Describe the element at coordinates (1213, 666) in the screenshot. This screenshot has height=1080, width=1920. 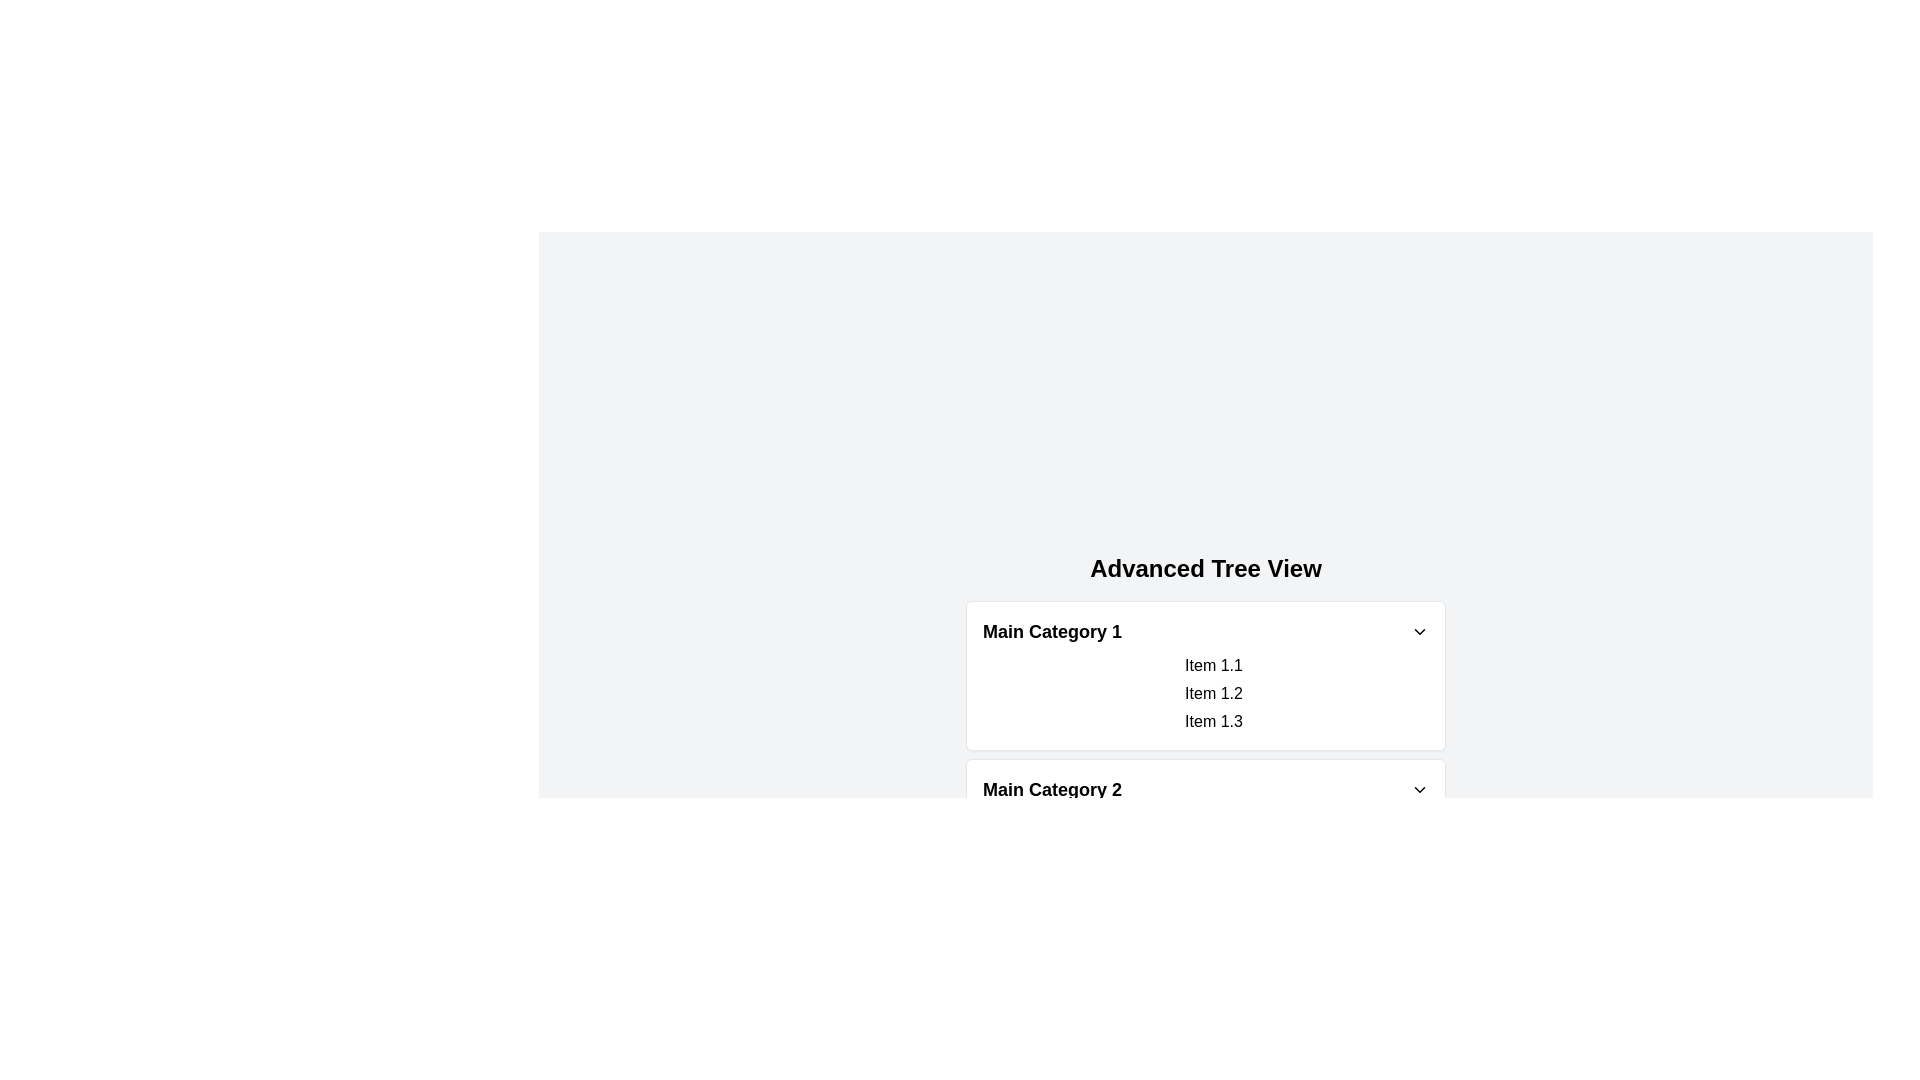
I see `the first selectable item in the dropdown list of 'Main Category 1', located above 'Item 1.2' and 'Item 1.3'` at that location.